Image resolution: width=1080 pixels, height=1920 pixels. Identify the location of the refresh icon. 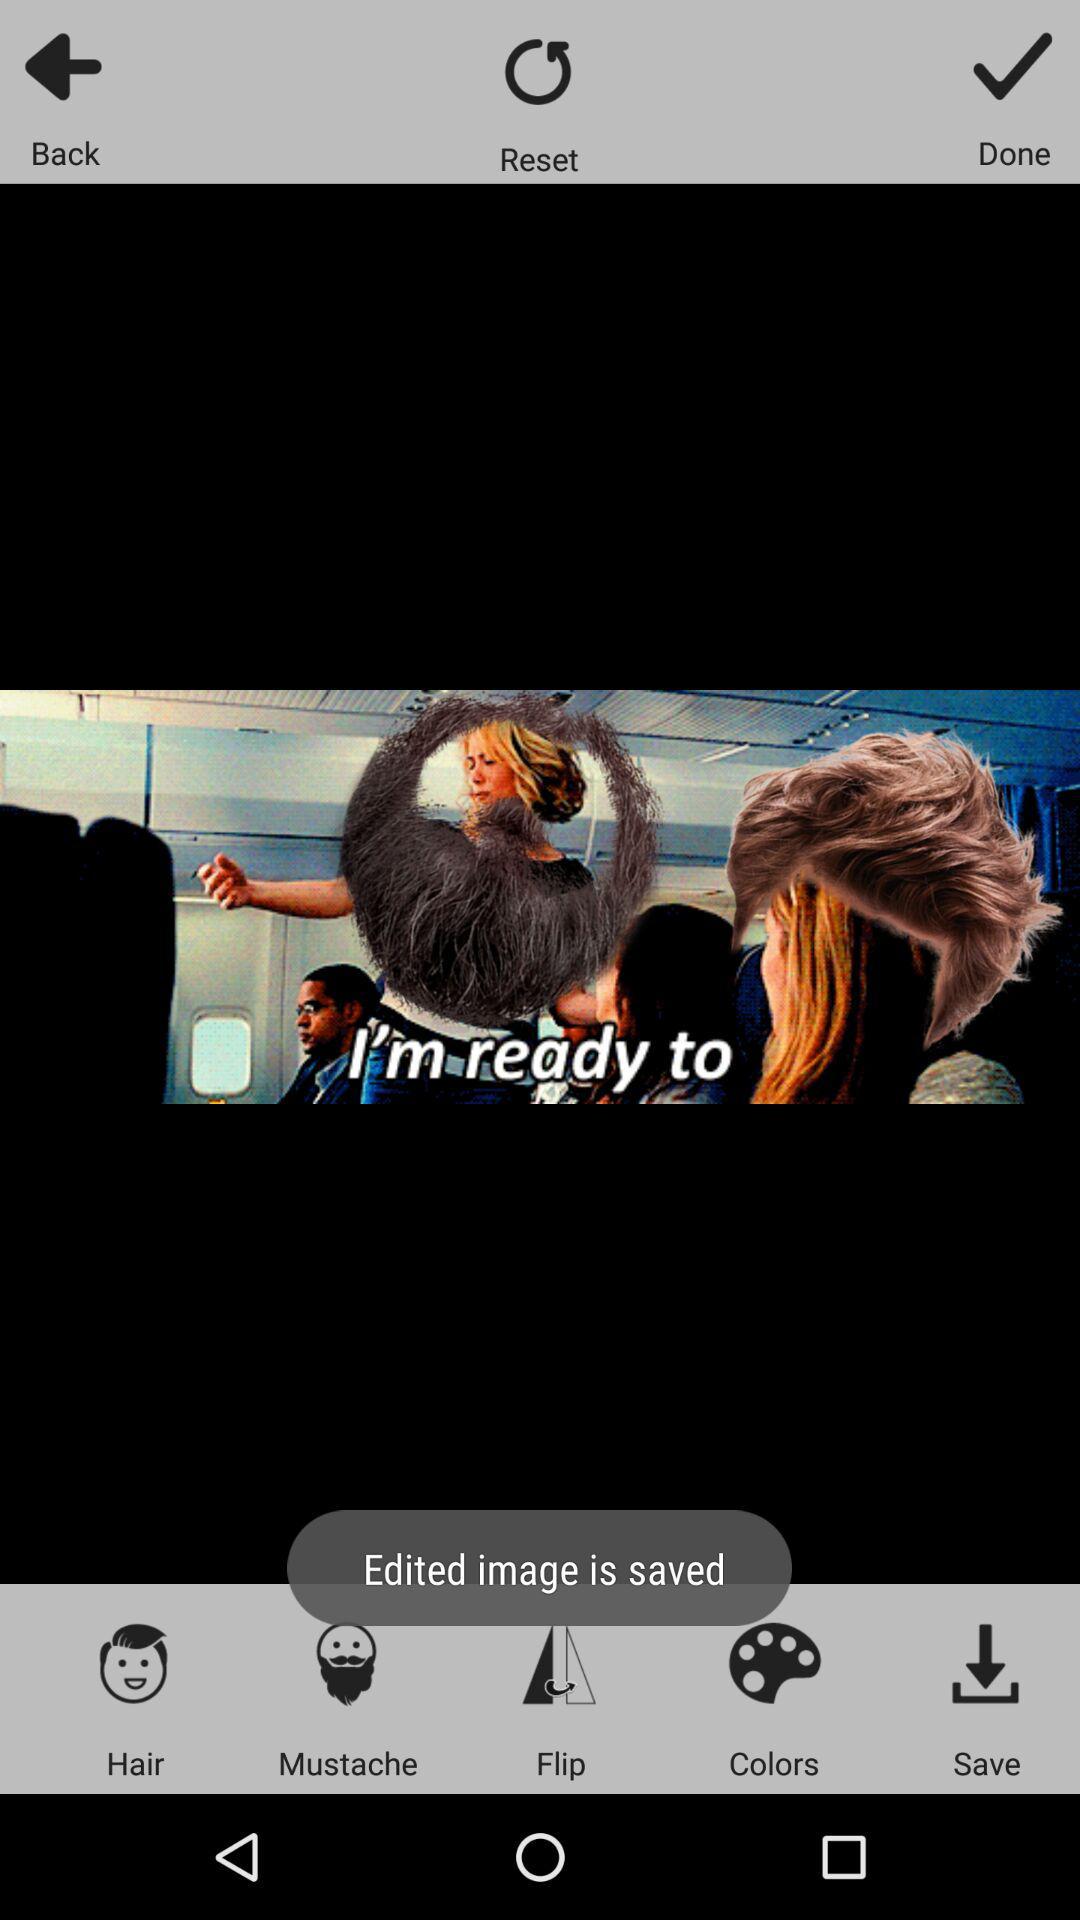
(538, 71).